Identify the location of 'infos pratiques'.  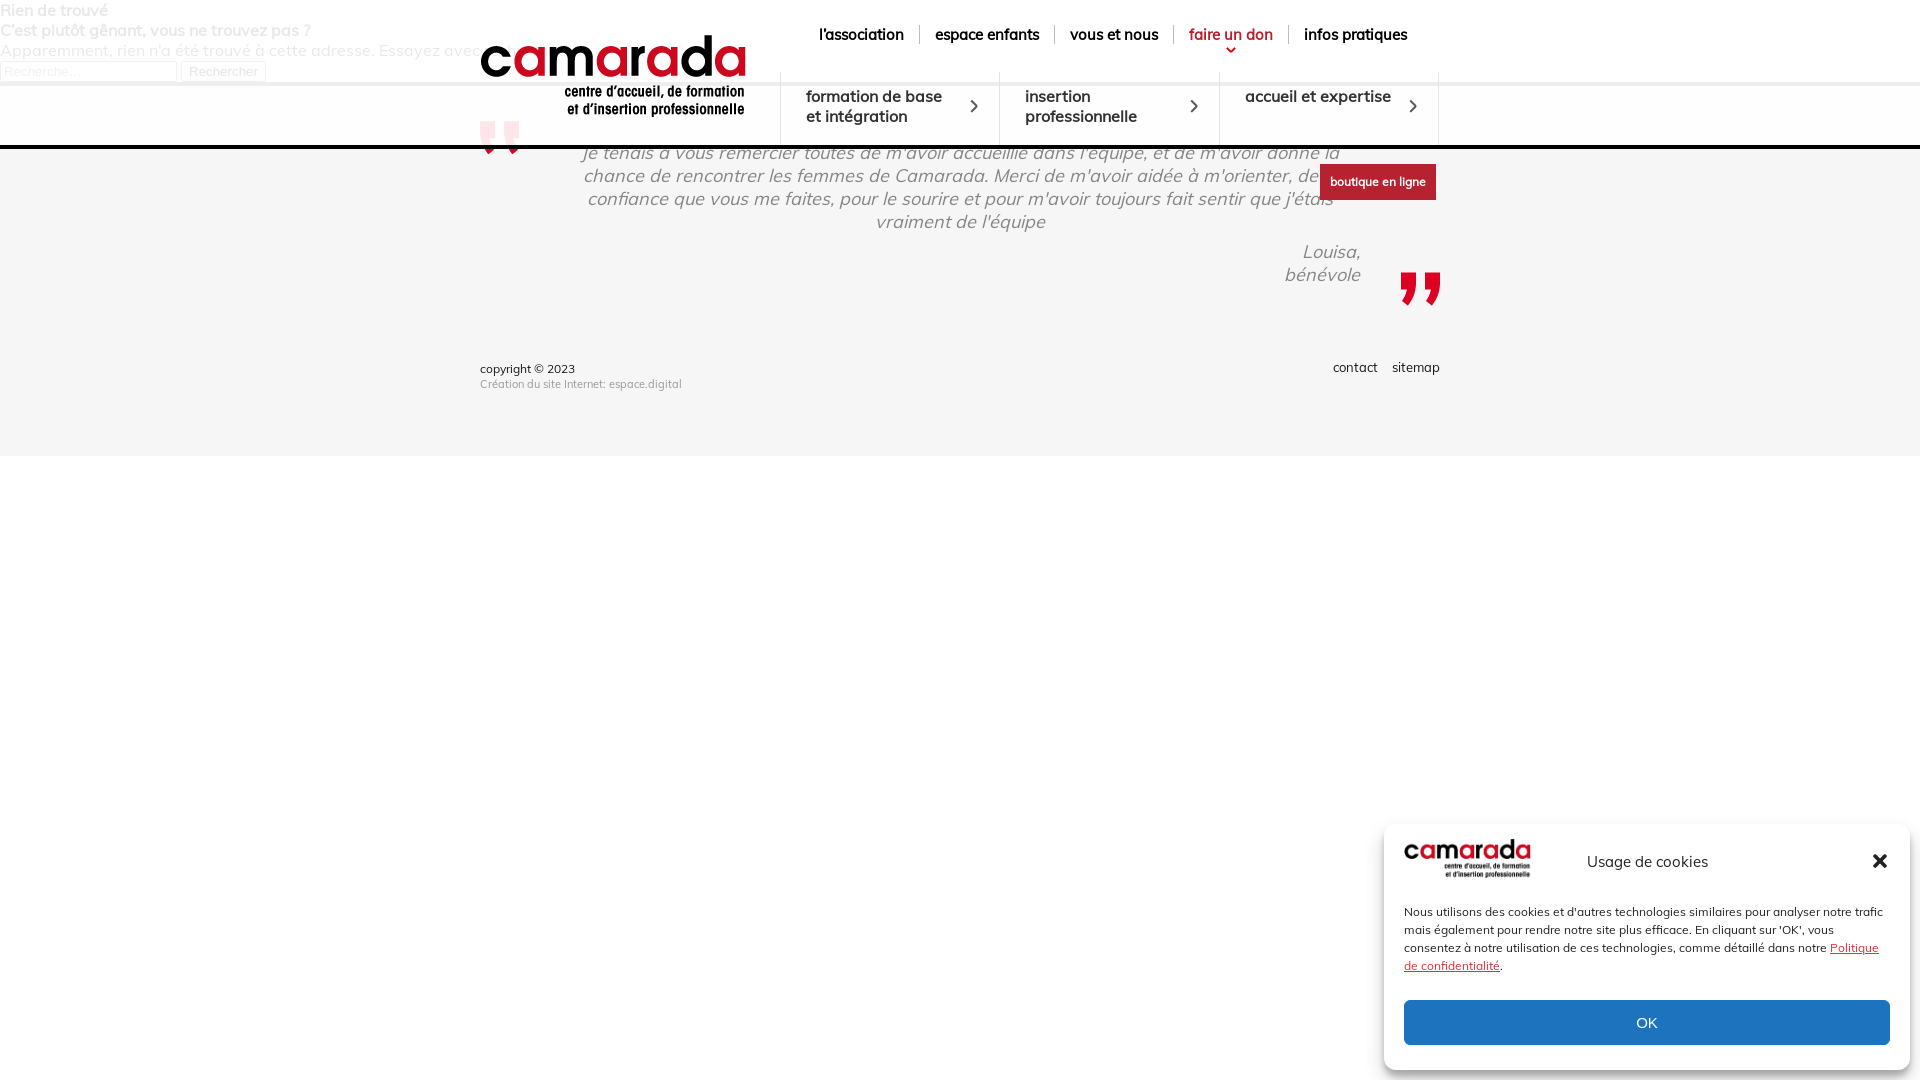
(1355, 34).